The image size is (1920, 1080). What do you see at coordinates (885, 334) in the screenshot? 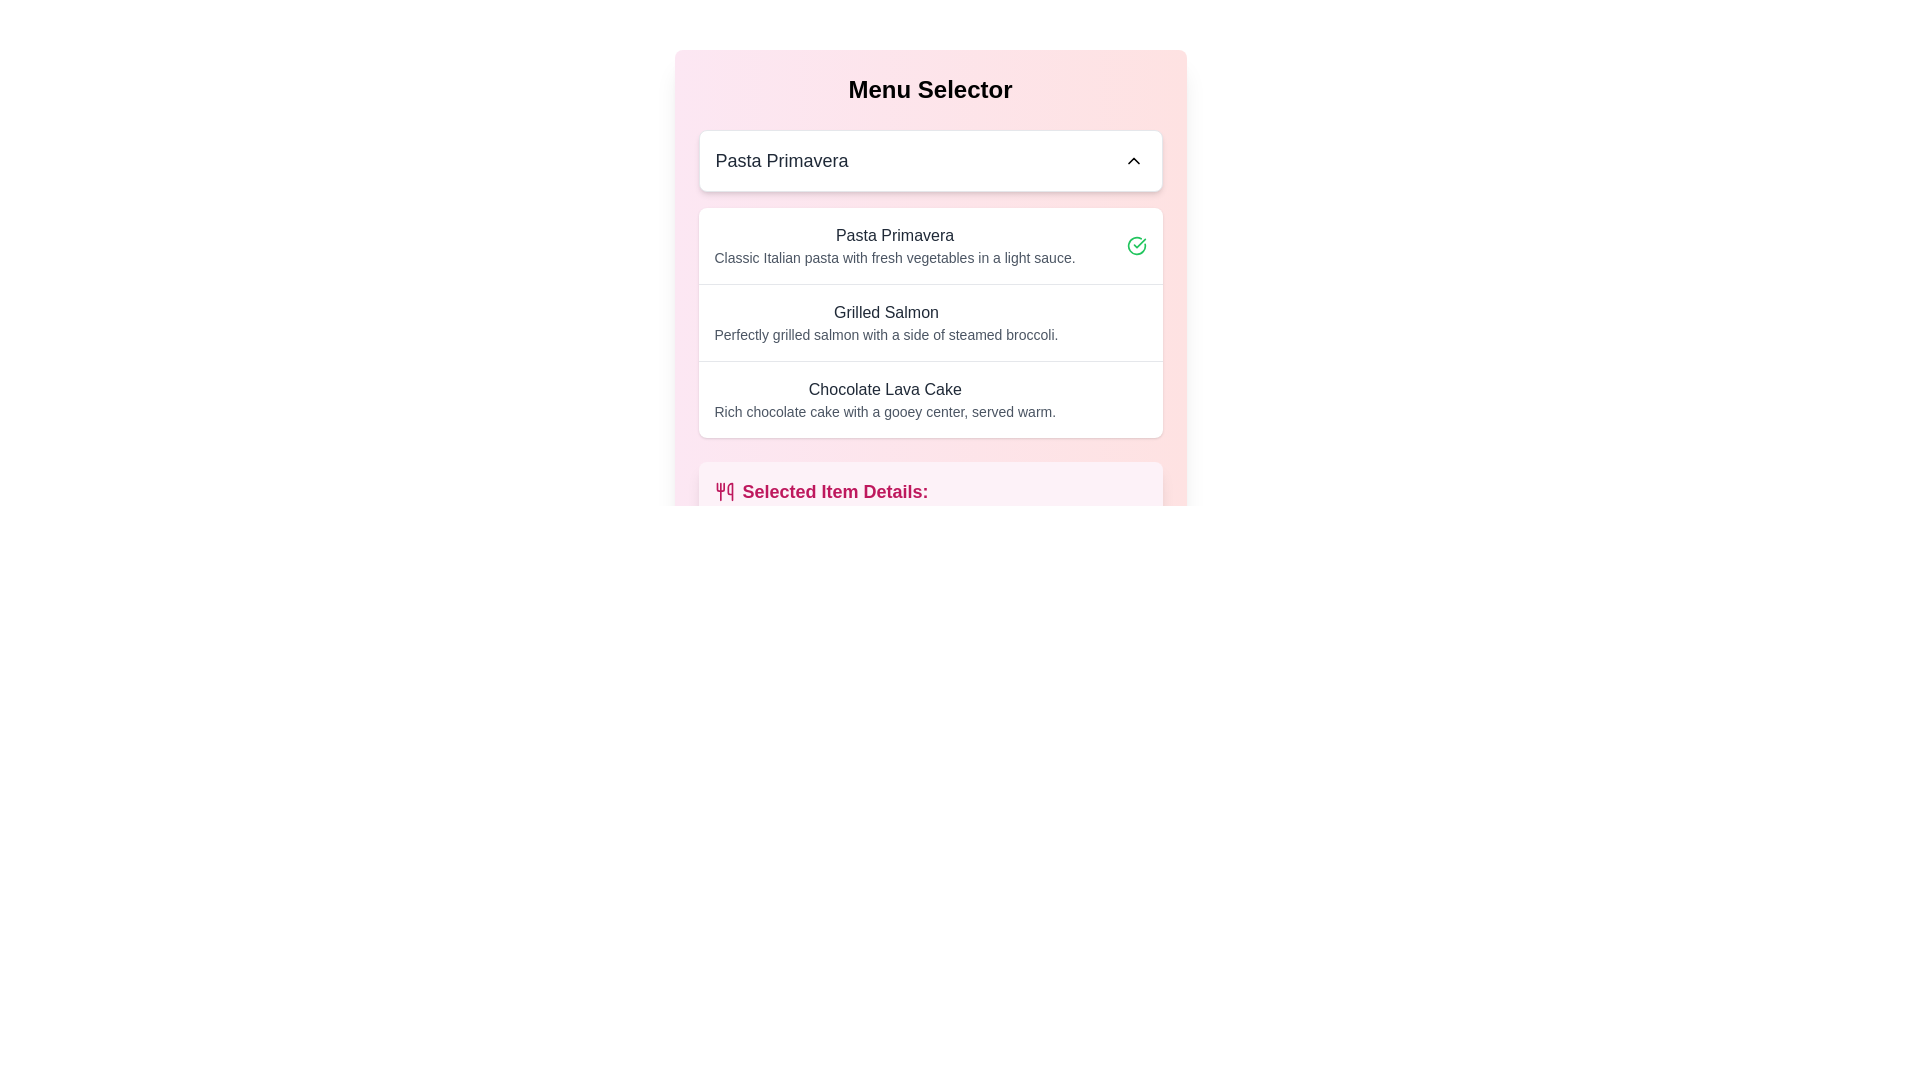
I see `the descriptive text providing information about the Grilled Salmon menu option, located directly below the heading text 'Grilled Salmon.'` at bounding box center [885, 334].